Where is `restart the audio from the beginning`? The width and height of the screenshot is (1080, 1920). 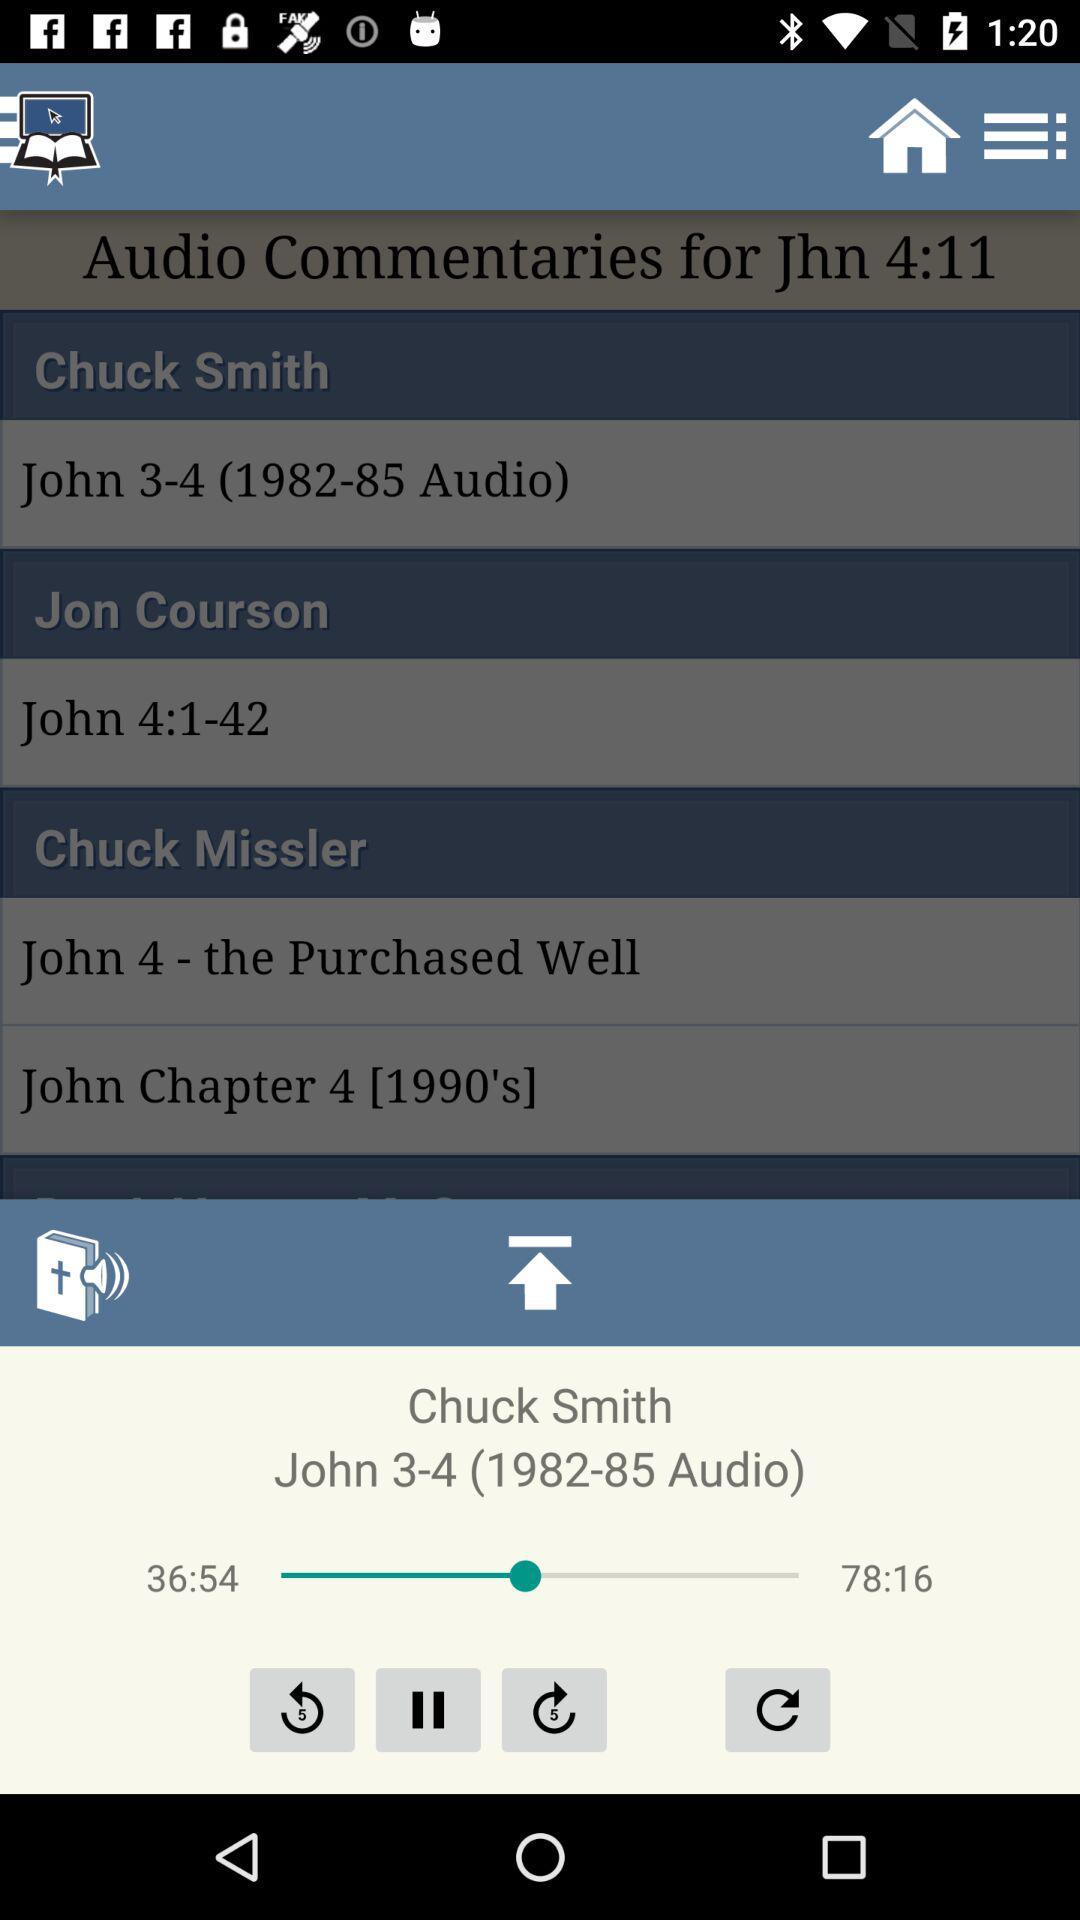 restart the audio from the beginning is located at coordinates (776, 1708).